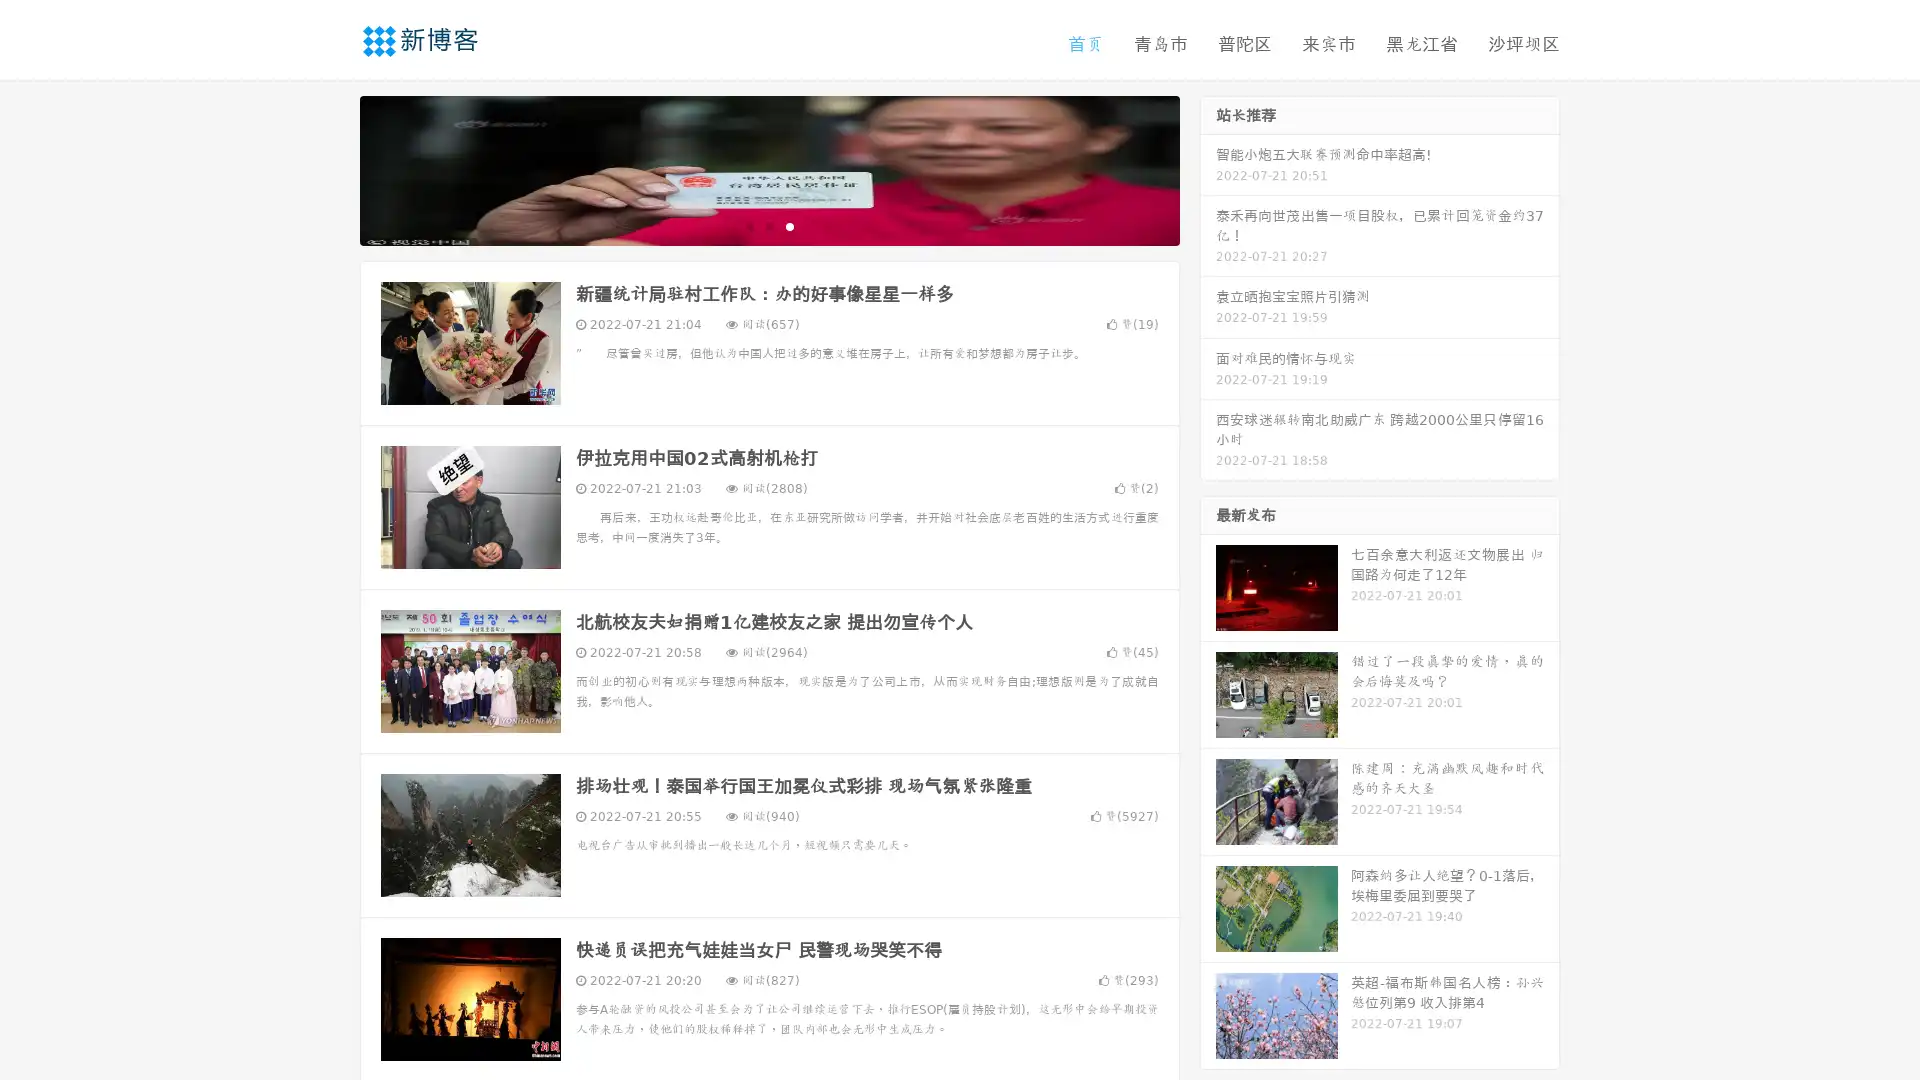 This screenshot has height=1080, width=1920. Describe the element at coordinates (748, 225) in the screenshot. I see `Go to slide 1` at that location.